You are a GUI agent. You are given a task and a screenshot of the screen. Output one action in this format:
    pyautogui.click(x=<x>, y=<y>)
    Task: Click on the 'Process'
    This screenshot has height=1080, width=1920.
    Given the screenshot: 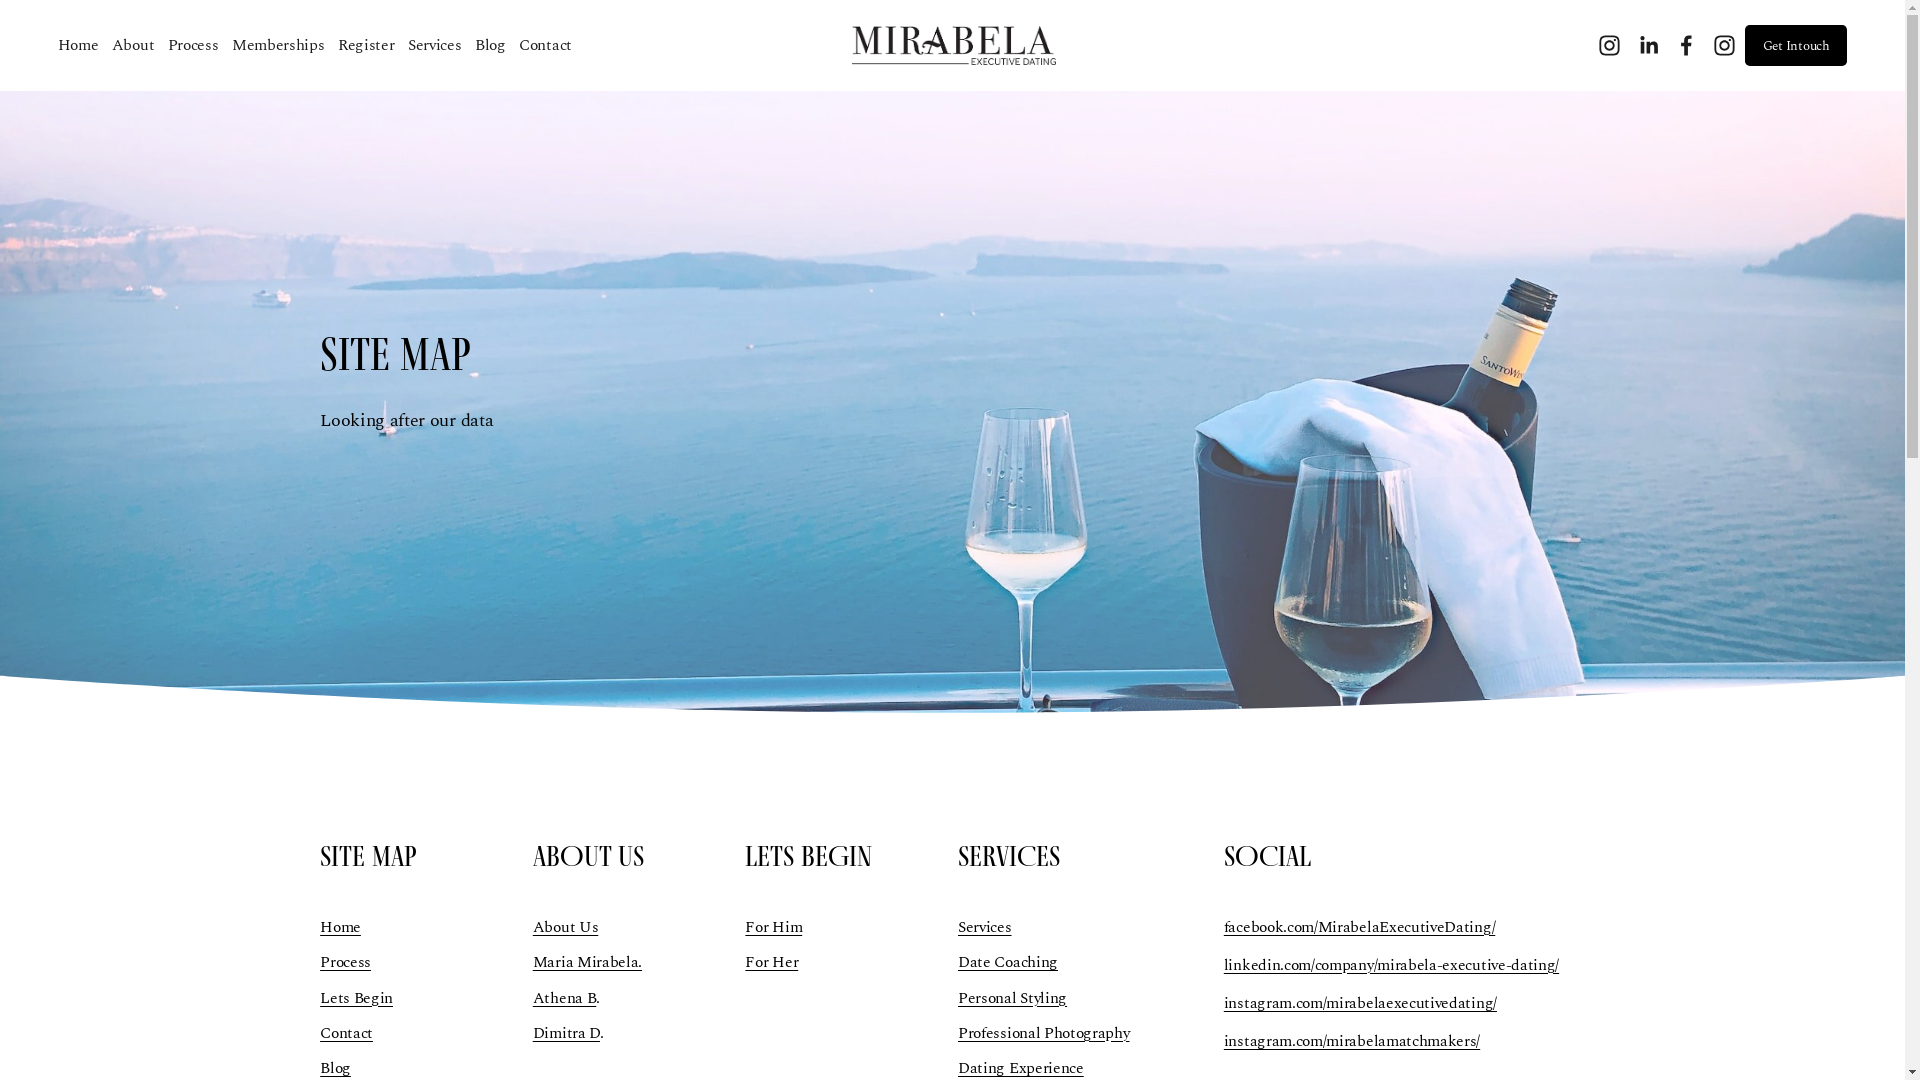 What is the action you would take?
    pyautogui.click(x=168, y=45)
    